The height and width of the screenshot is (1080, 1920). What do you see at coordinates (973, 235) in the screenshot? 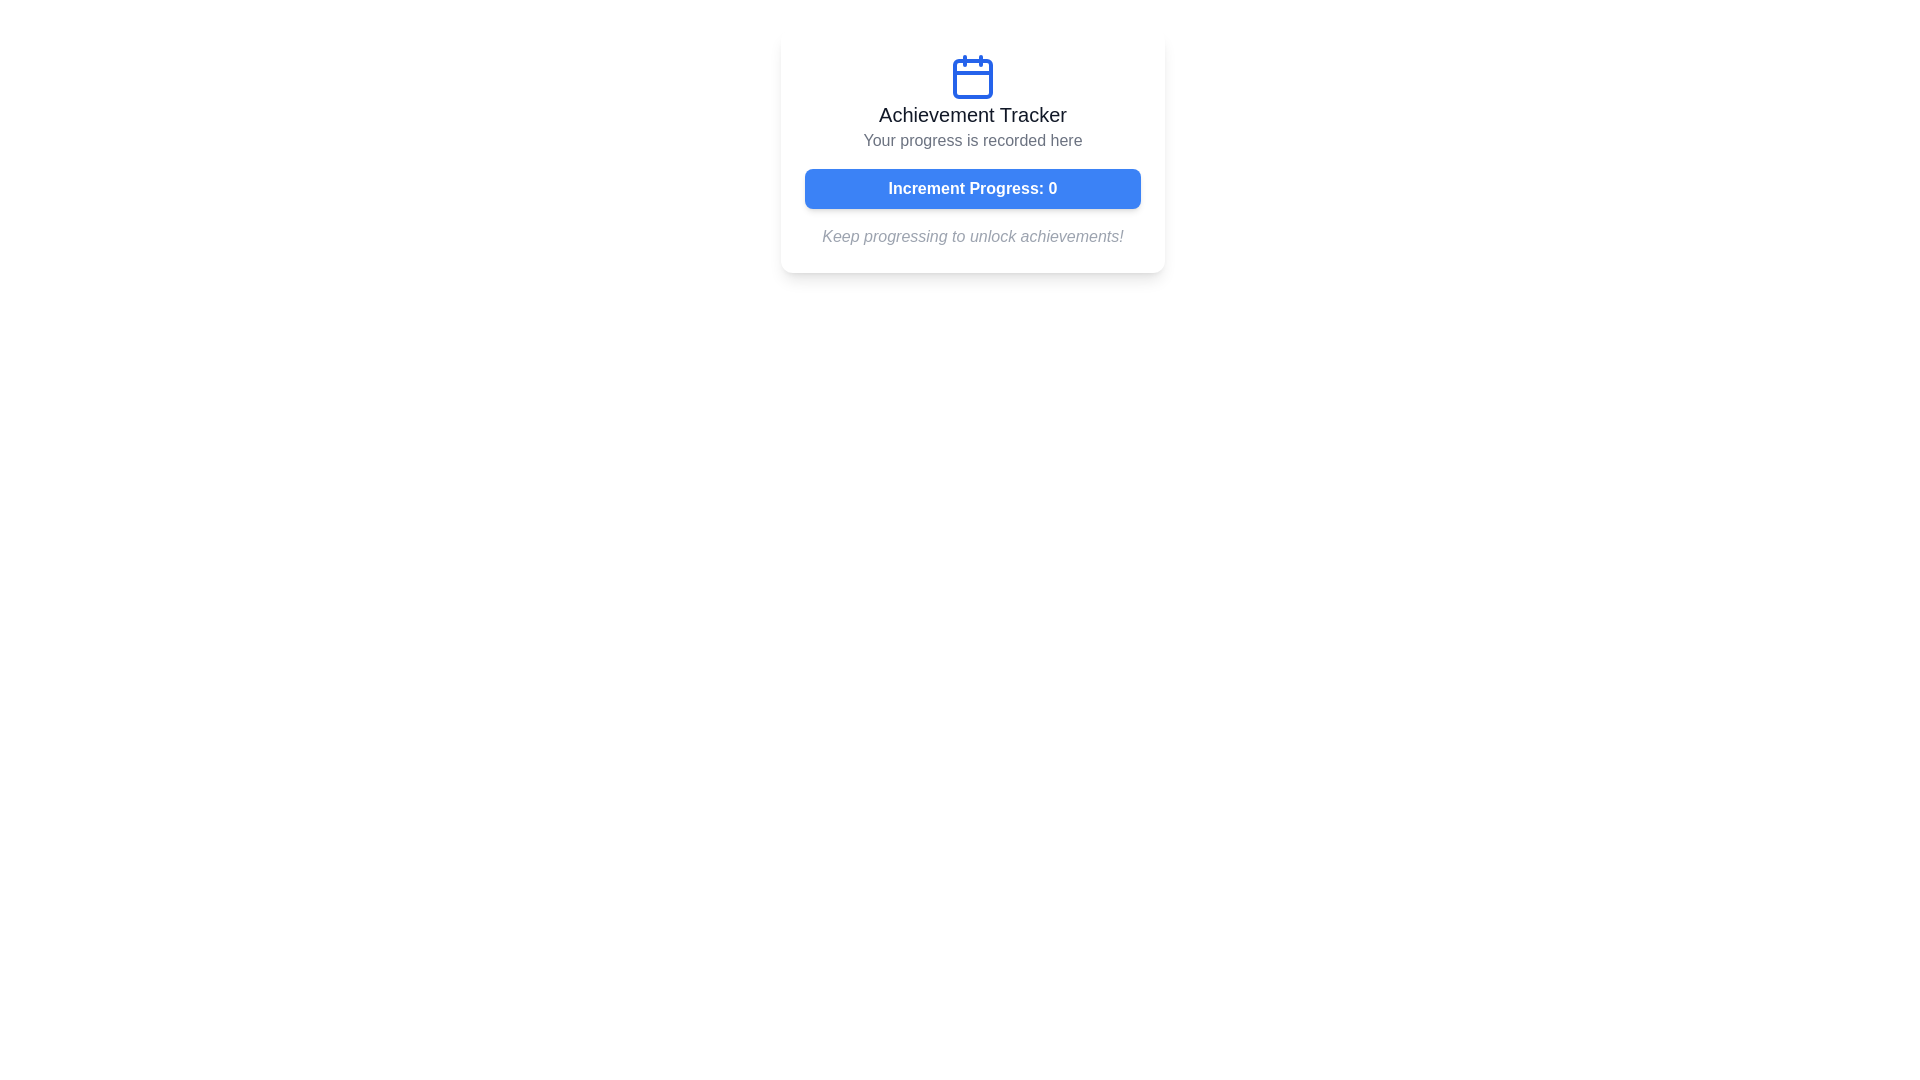
I see `the informational static text that encourages users to continue their progress to unlock achievements, located below the 'Increment Progress: 0' button in the 'Achievement Tracker' card` at bounding box center [973, 235].